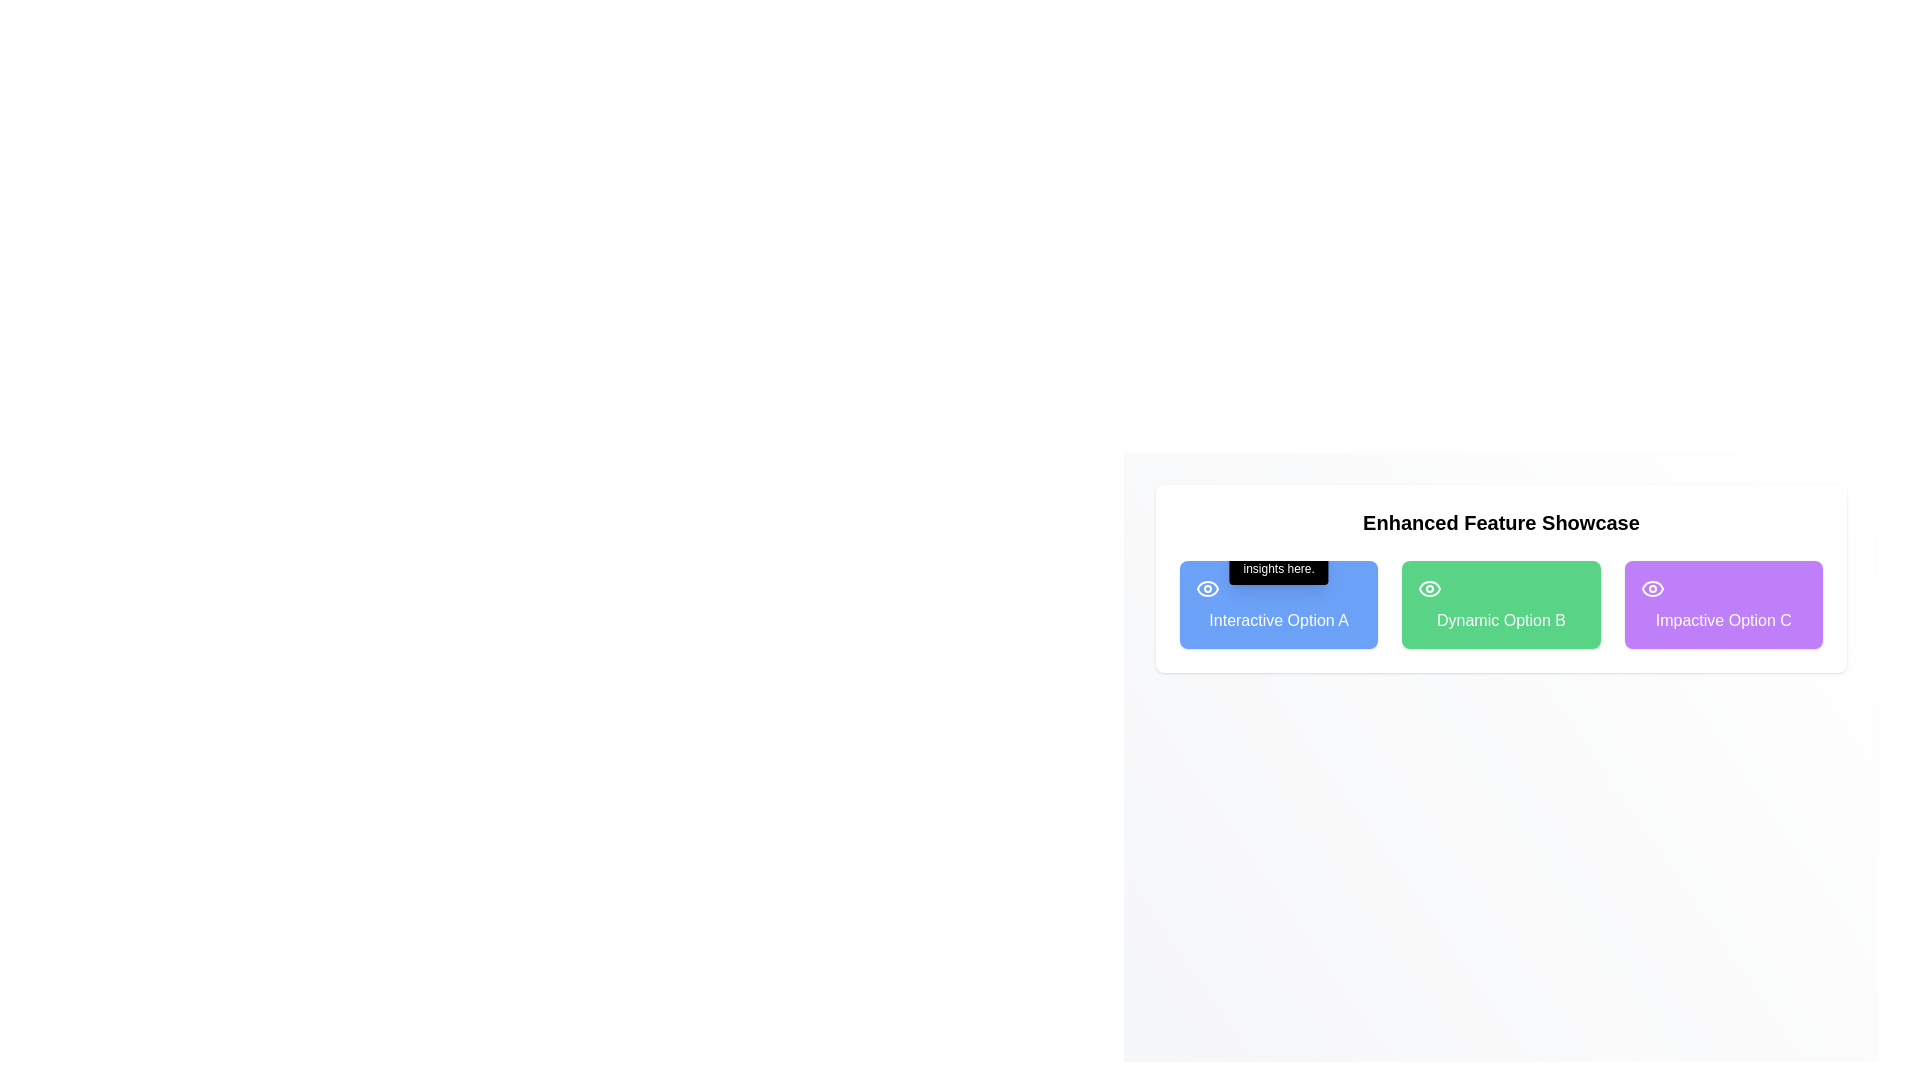  Describe the element at coordinates (1278, 552) in the screenshot. I see `the tooltip that has a black background and white text saying 'Explore detailed insights here.' It is located above the blue button labeled 'Interactive Option A' in the 'Enhanced Feature Showcase' section` at that location.